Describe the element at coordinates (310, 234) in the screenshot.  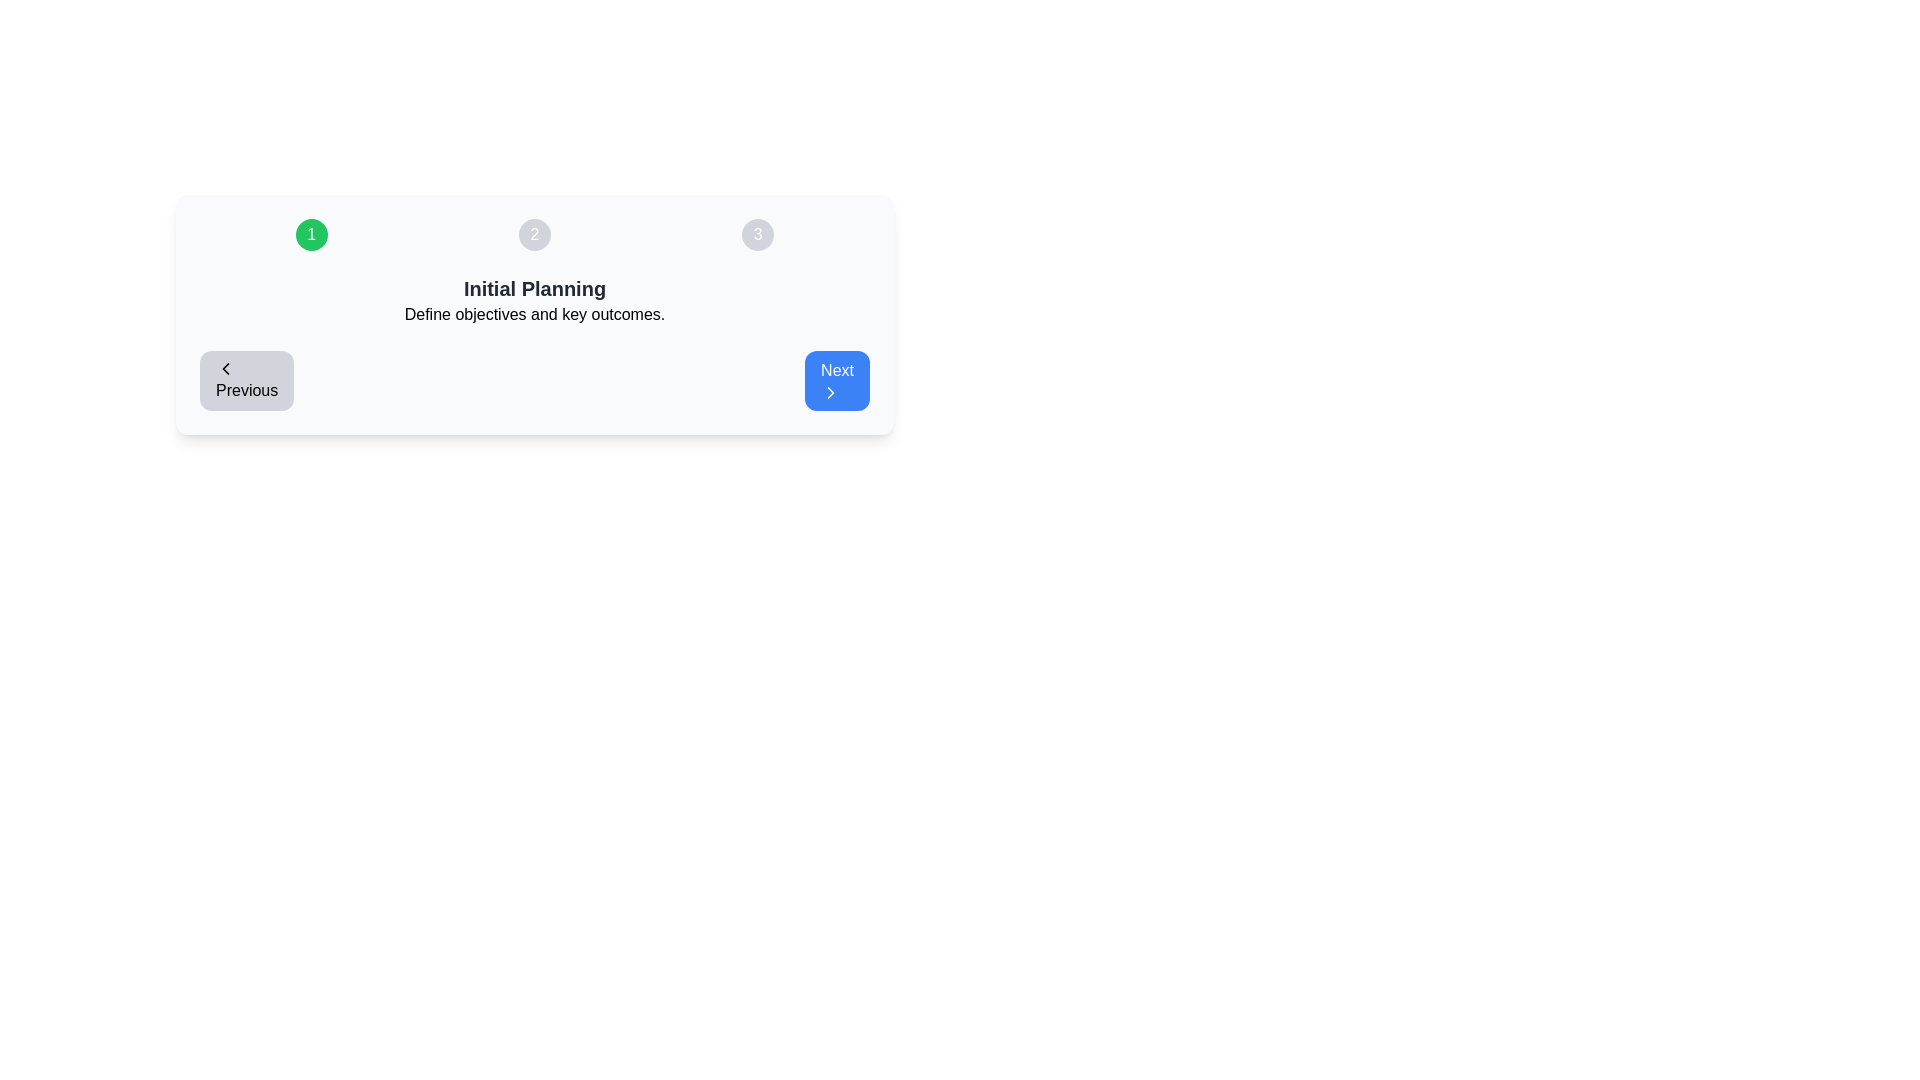
I see `the circular indicator button with a green background and the number '1' displayed in white text at its center, which is the leftmost button in a sequence of three` at that location.